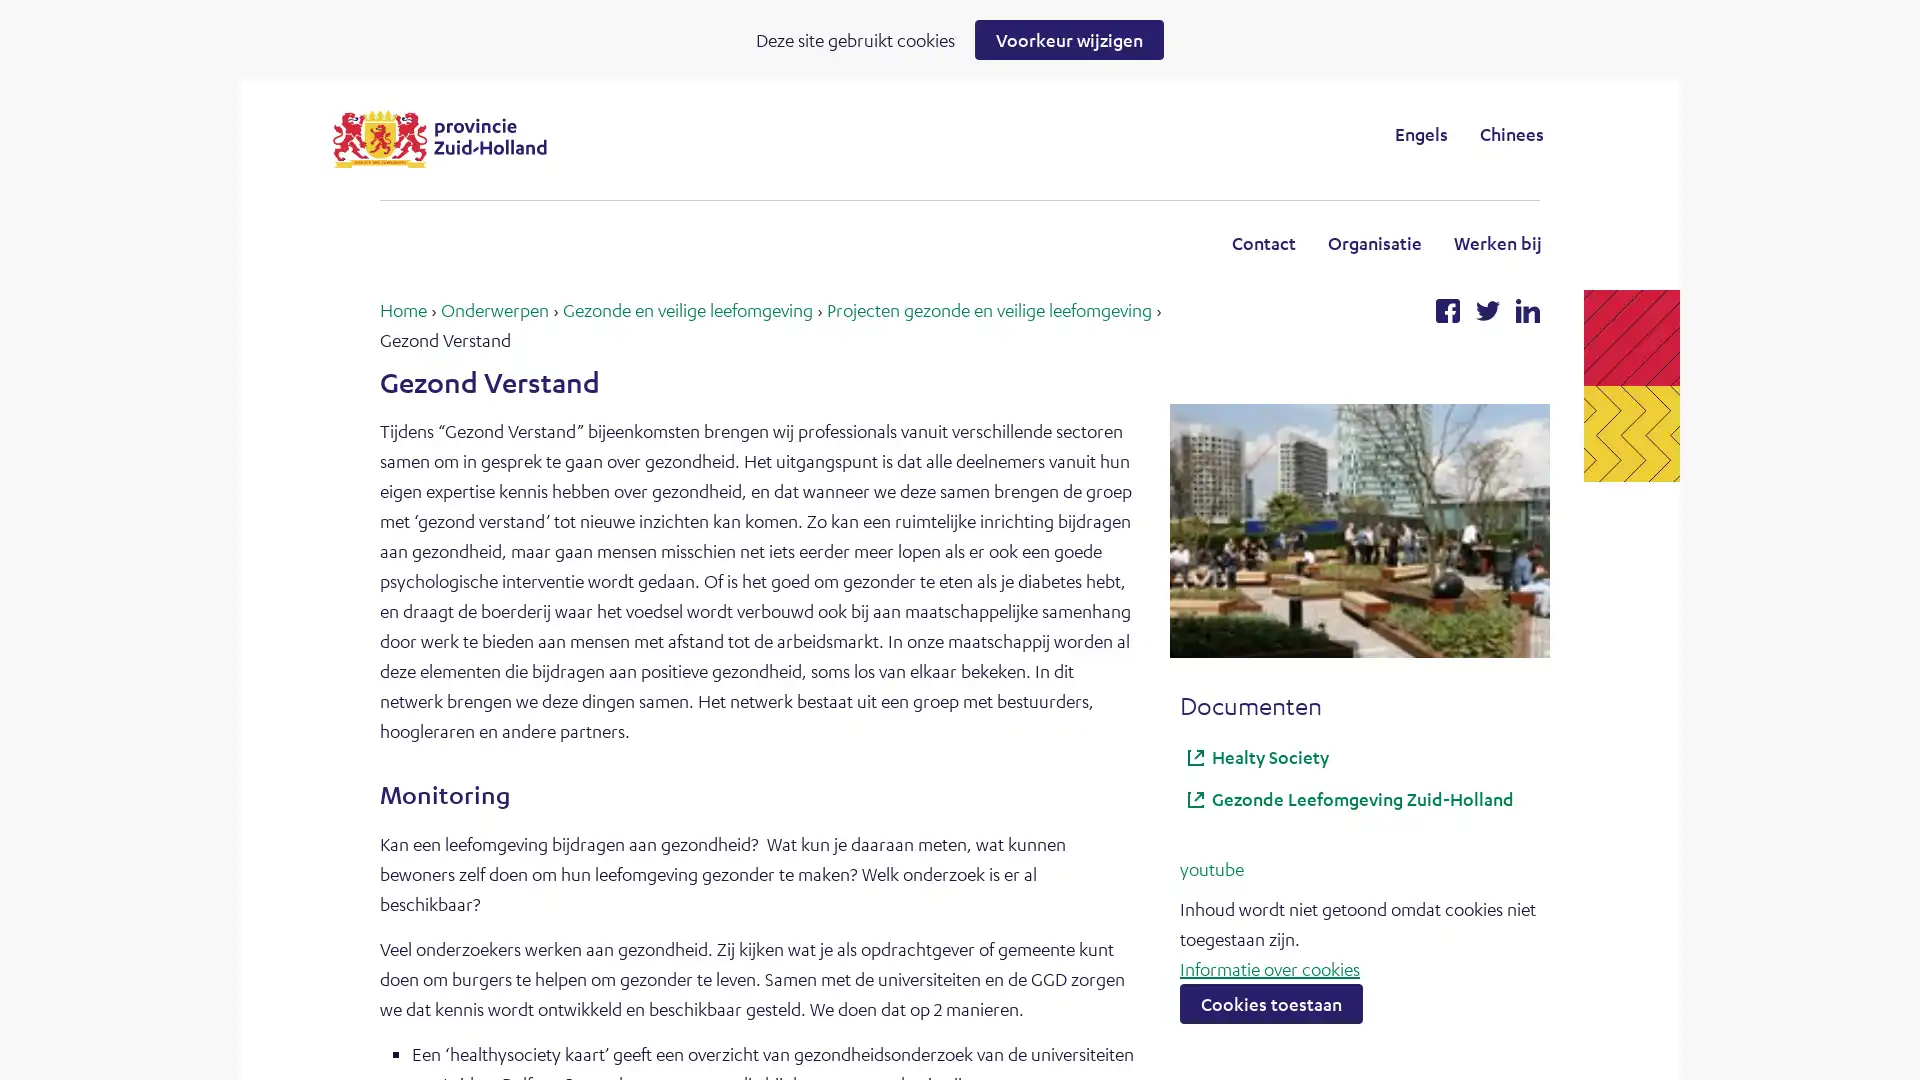 The height and width of the screenshot is (1080, 1920). What do you see at coordinates (1270, 1002) in the screenshot?
I see `Cookies toestaan` at bounding box center [1270, 1002].